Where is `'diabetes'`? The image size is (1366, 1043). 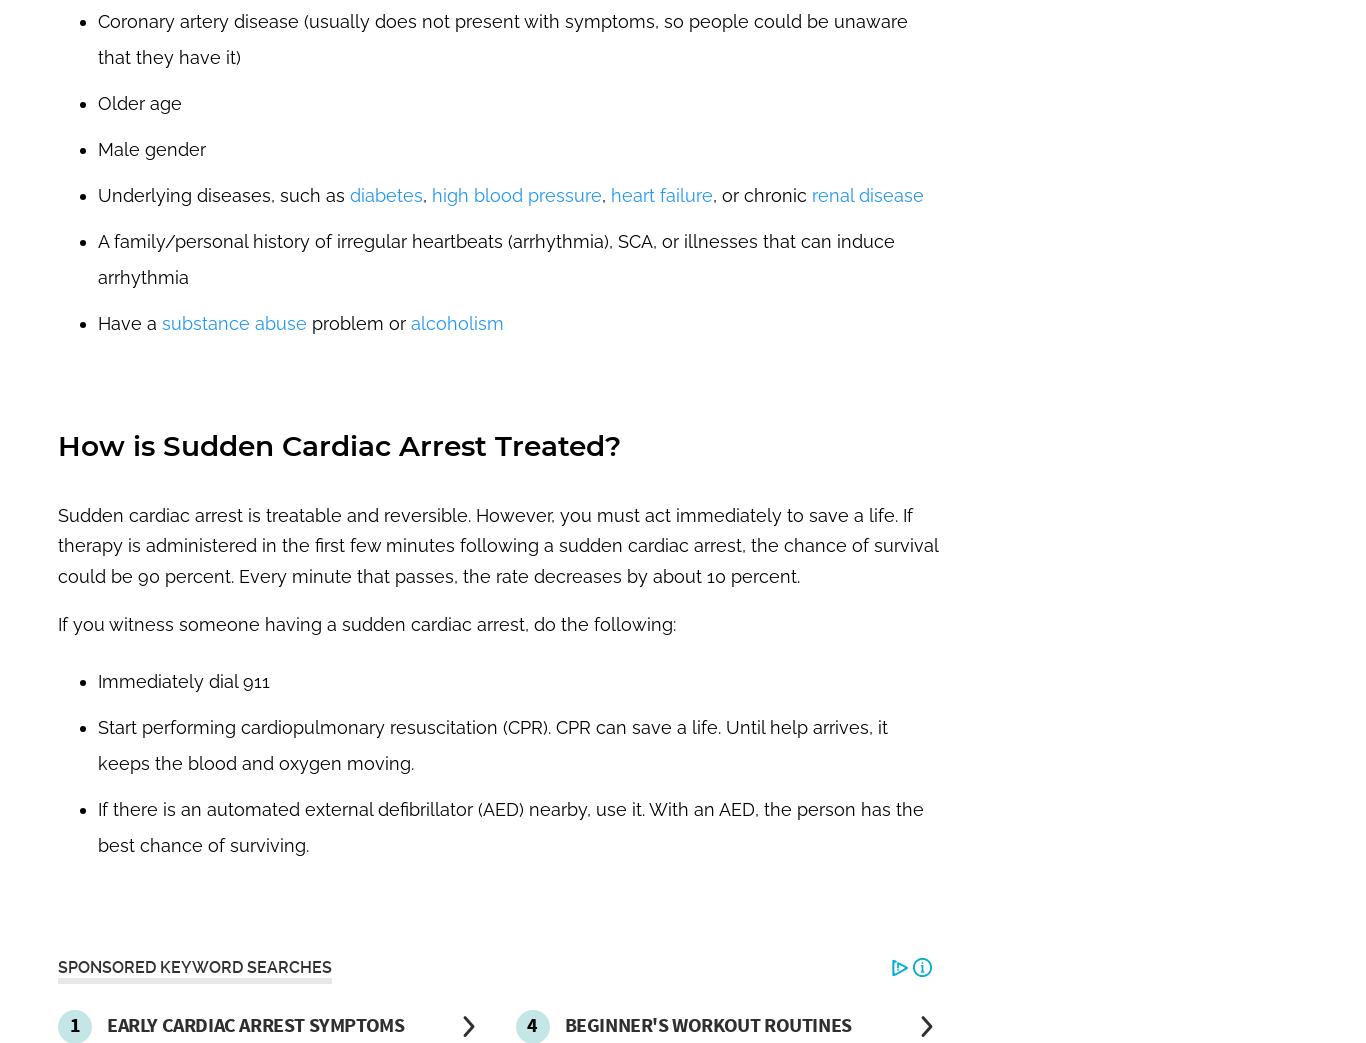 'diabetes' is located at coordinates (348, 193).